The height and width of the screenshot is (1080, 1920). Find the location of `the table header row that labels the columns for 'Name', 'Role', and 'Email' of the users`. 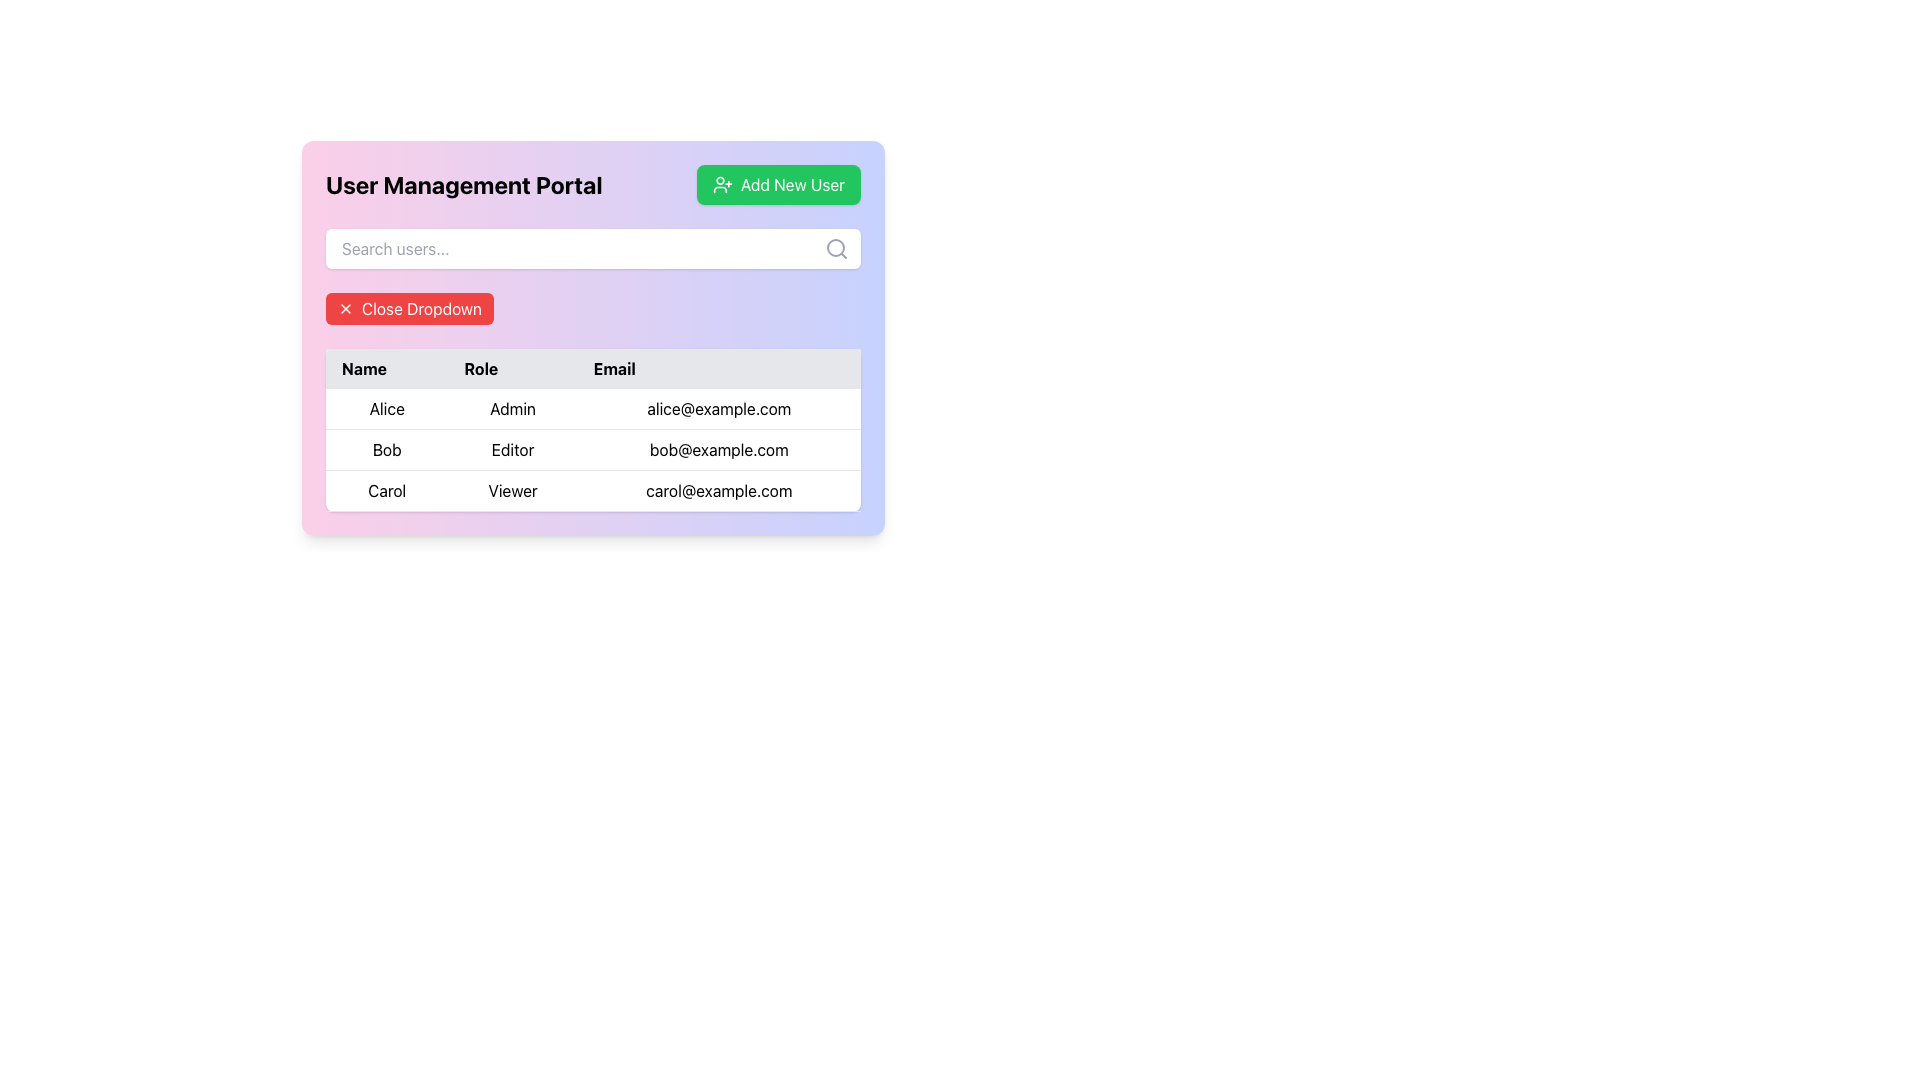

the table header row that labels the columns for 'Name', 'Role', and 'Email' of the users is located at coordinates (592, 369).